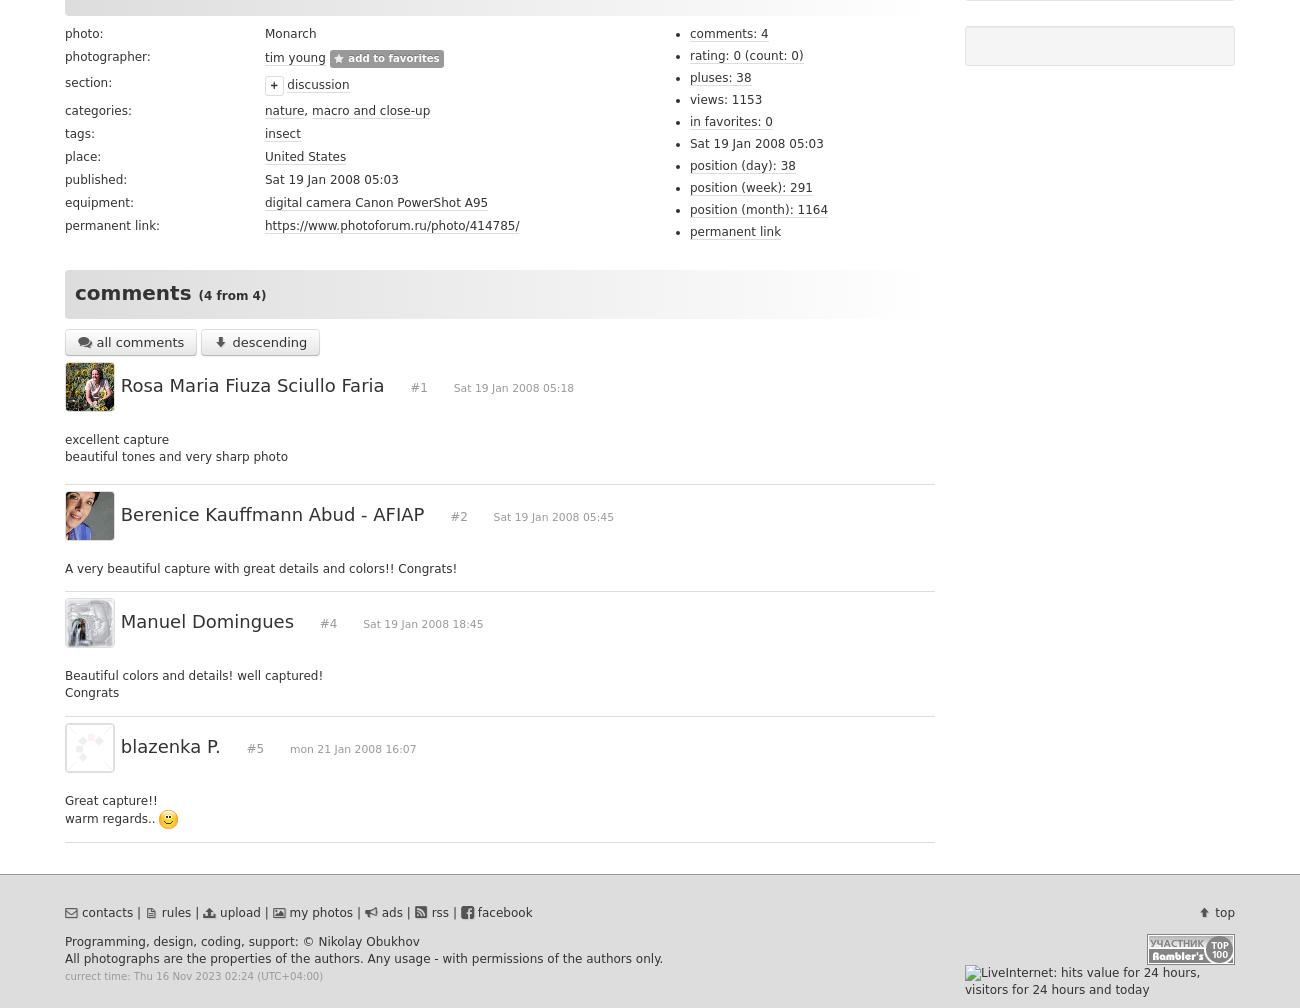 Image resolution: width=1300 pixels, height=1008 pixels. Describe the element at coordinates (751, 186) in the screenshot. I see `'position (week): 291'` at that location.